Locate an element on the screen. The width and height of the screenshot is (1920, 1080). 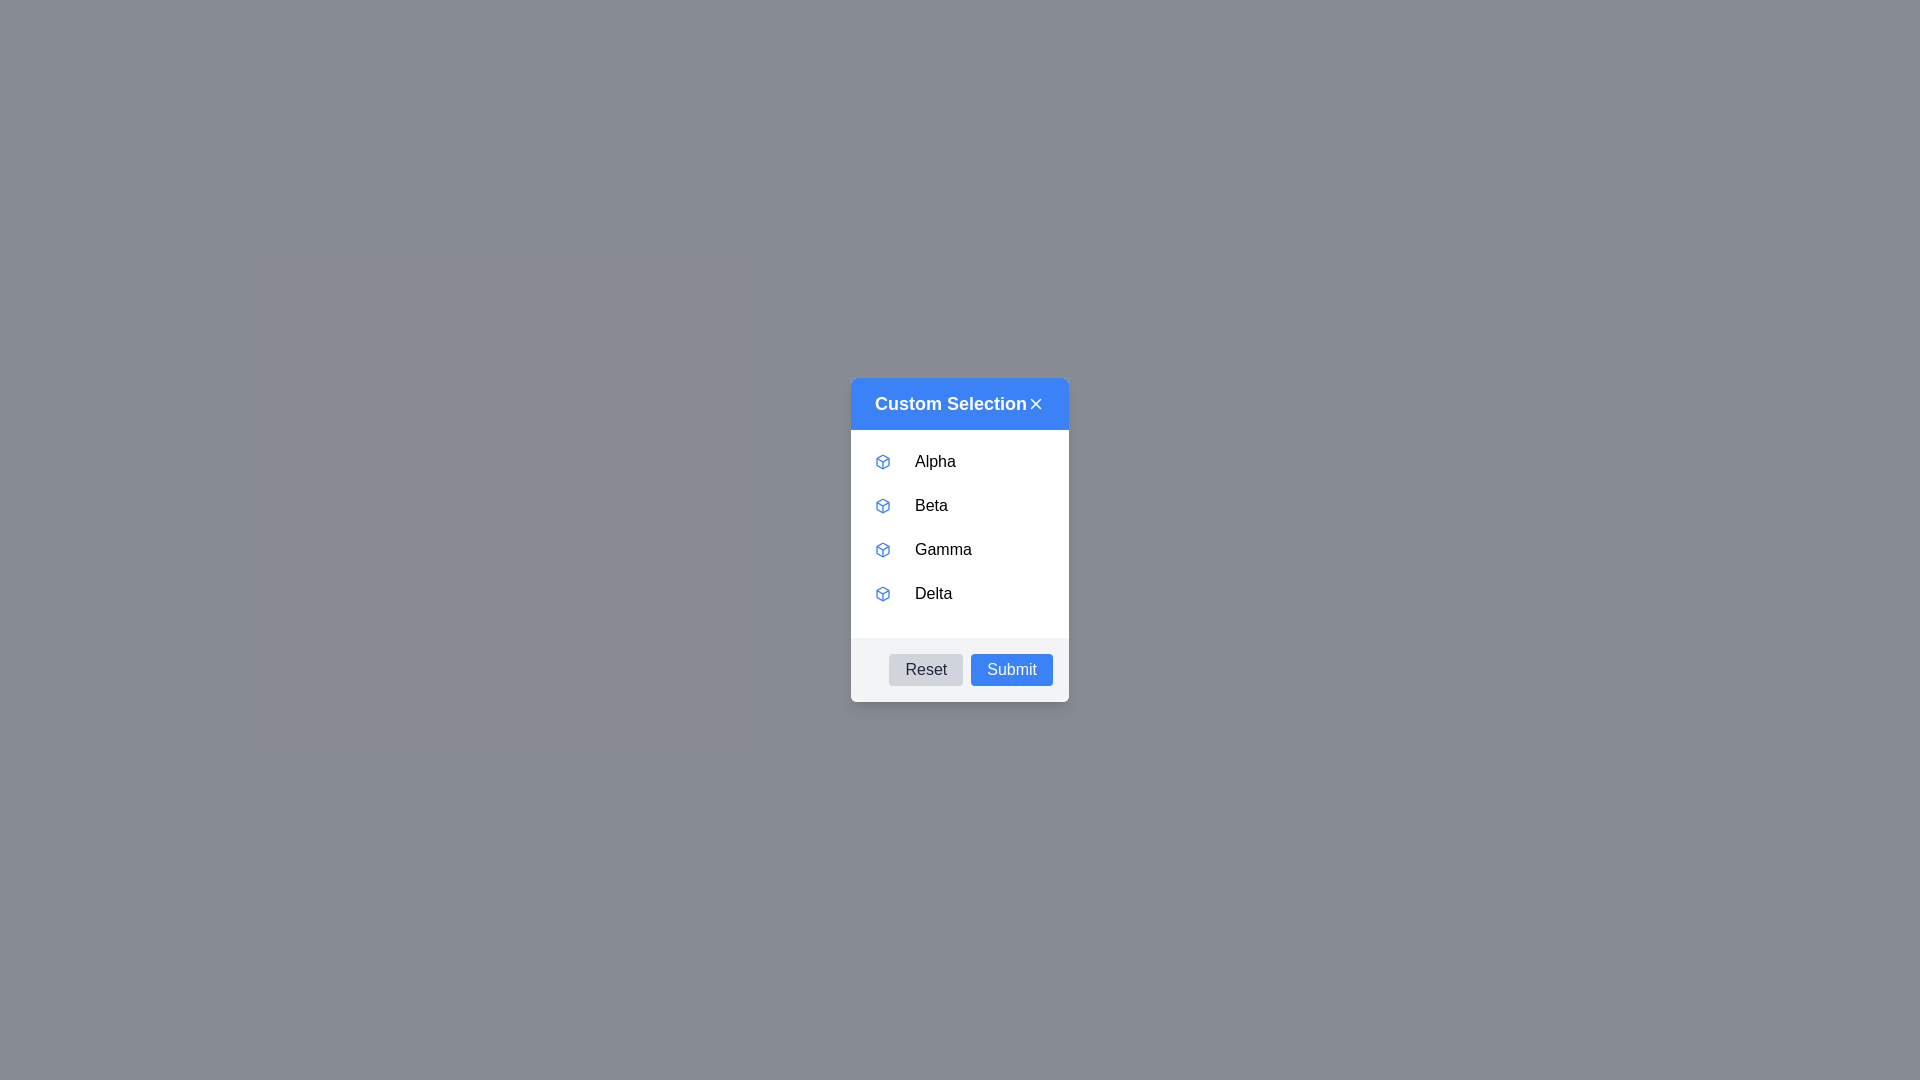
the text label displaying 'Alpha' which is the first item in the vertical list within the 'Custom Selection' dialog is located at coordinates (934, 462).